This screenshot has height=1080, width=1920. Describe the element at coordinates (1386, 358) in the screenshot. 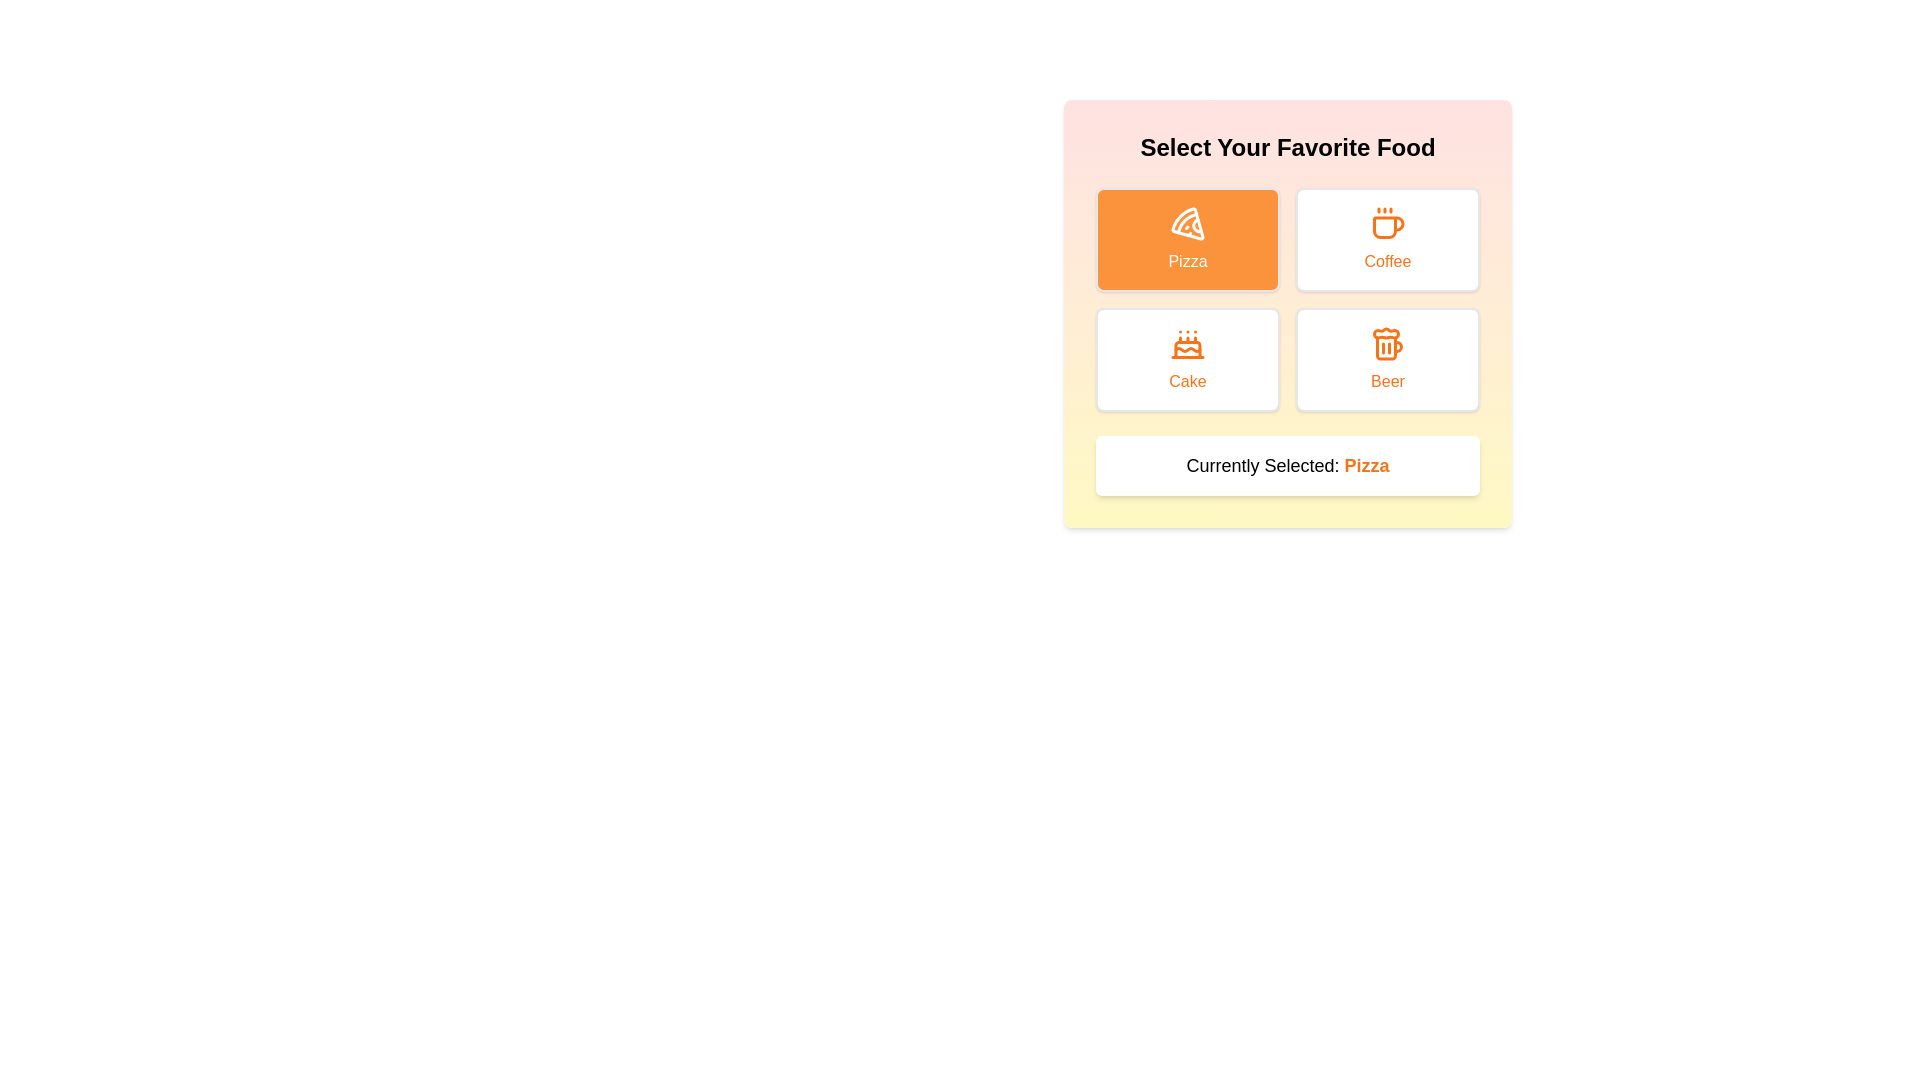

I see `the Beer button to observe the hover effect` at that location.